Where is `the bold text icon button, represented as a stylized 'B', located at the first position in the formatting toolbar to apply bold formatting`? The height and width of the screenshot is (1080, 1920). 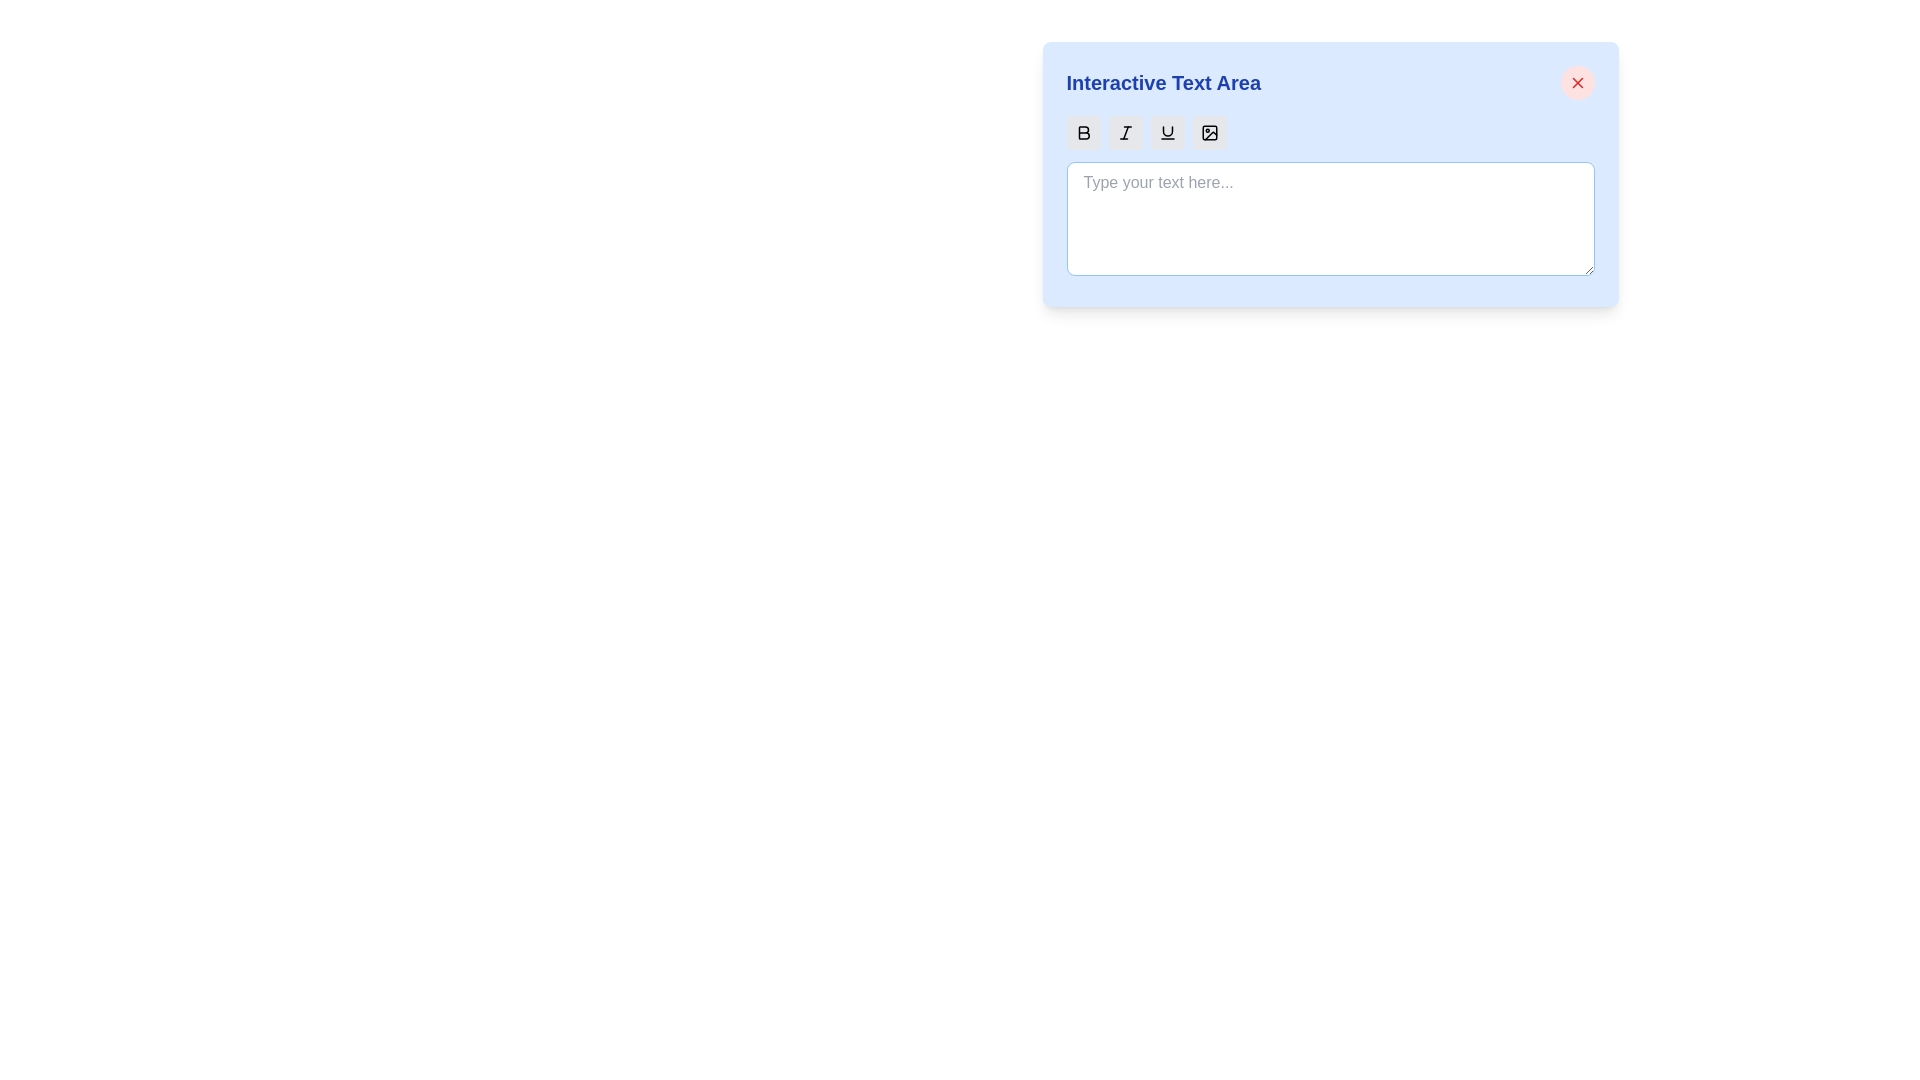 the bold text icon button, represented as a stylized 'B', located at the first position in the formatting toolbar to apply bold formatting is located at coordinates (1082, 132).